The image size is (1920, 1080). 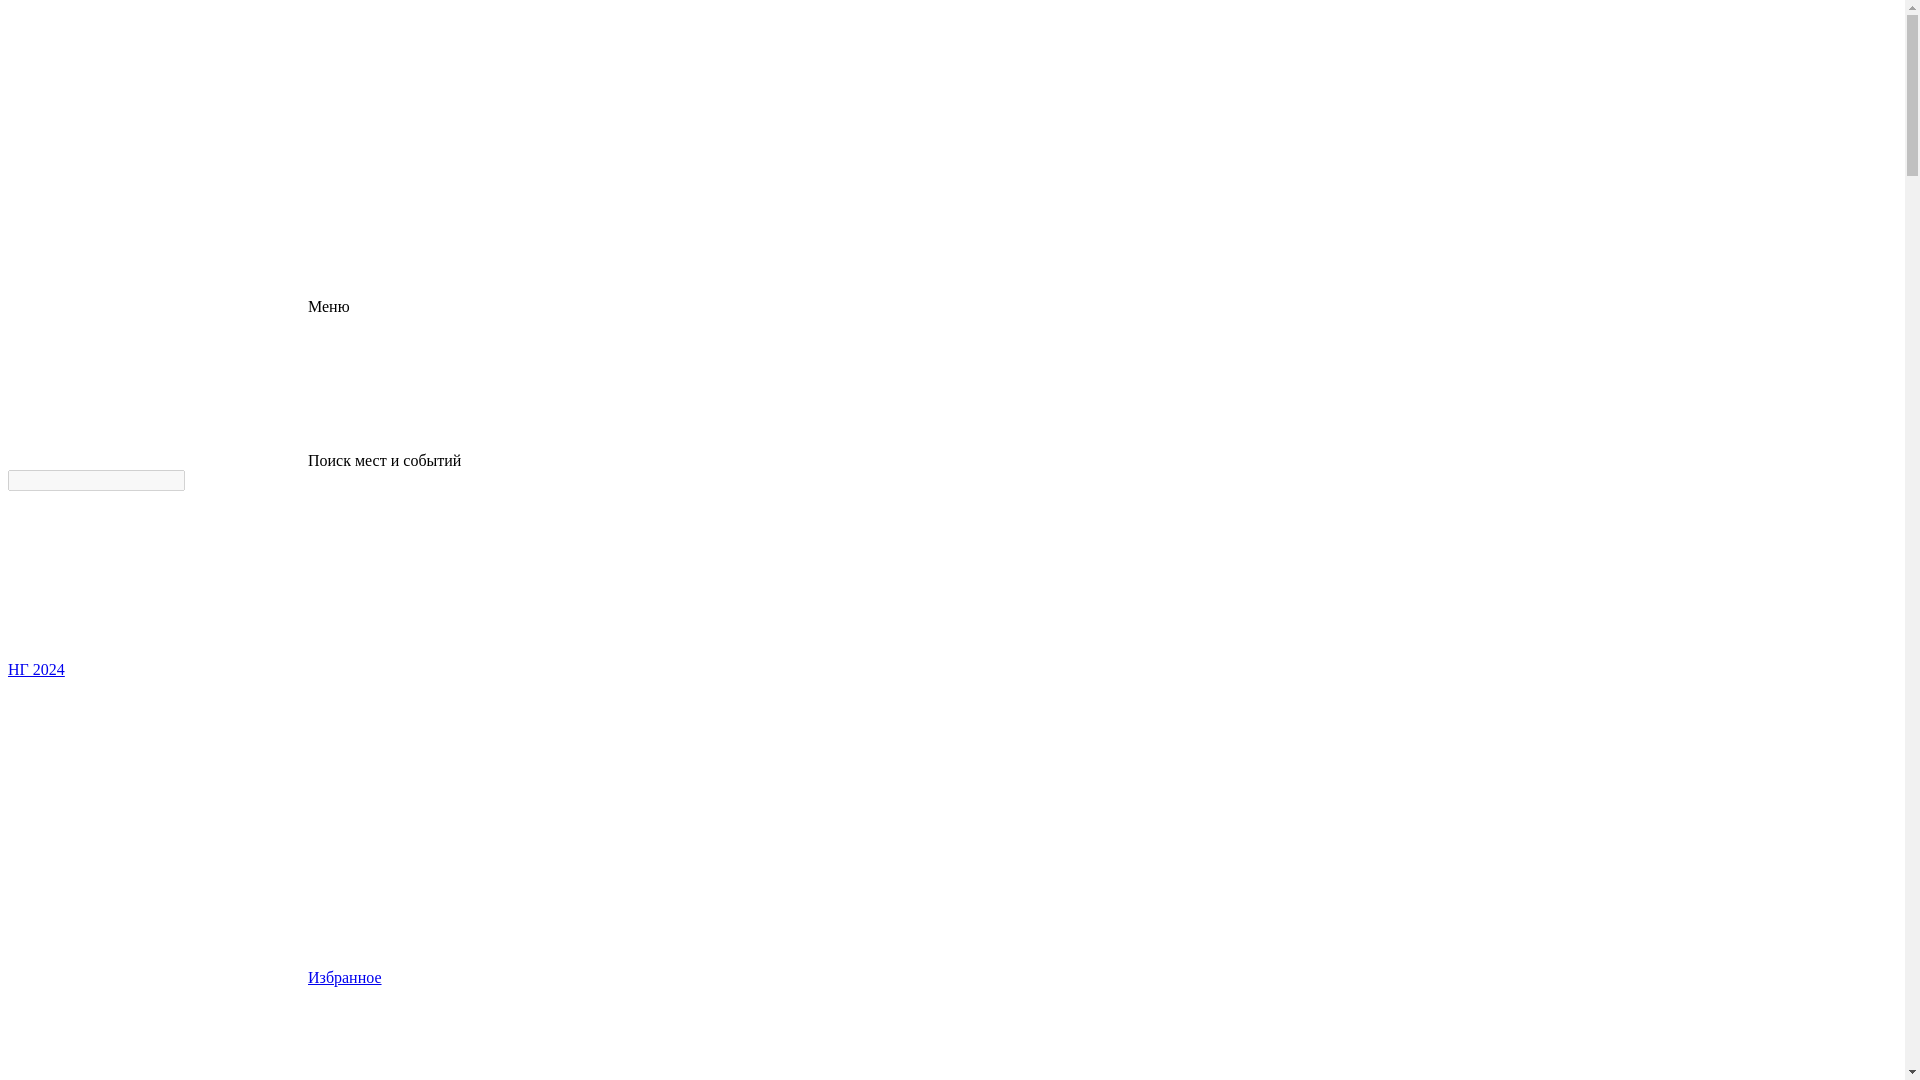 What do you see at coordinates (157, 82) in the screenshot?
I see `'logo'` at bounding box center [157, 82].